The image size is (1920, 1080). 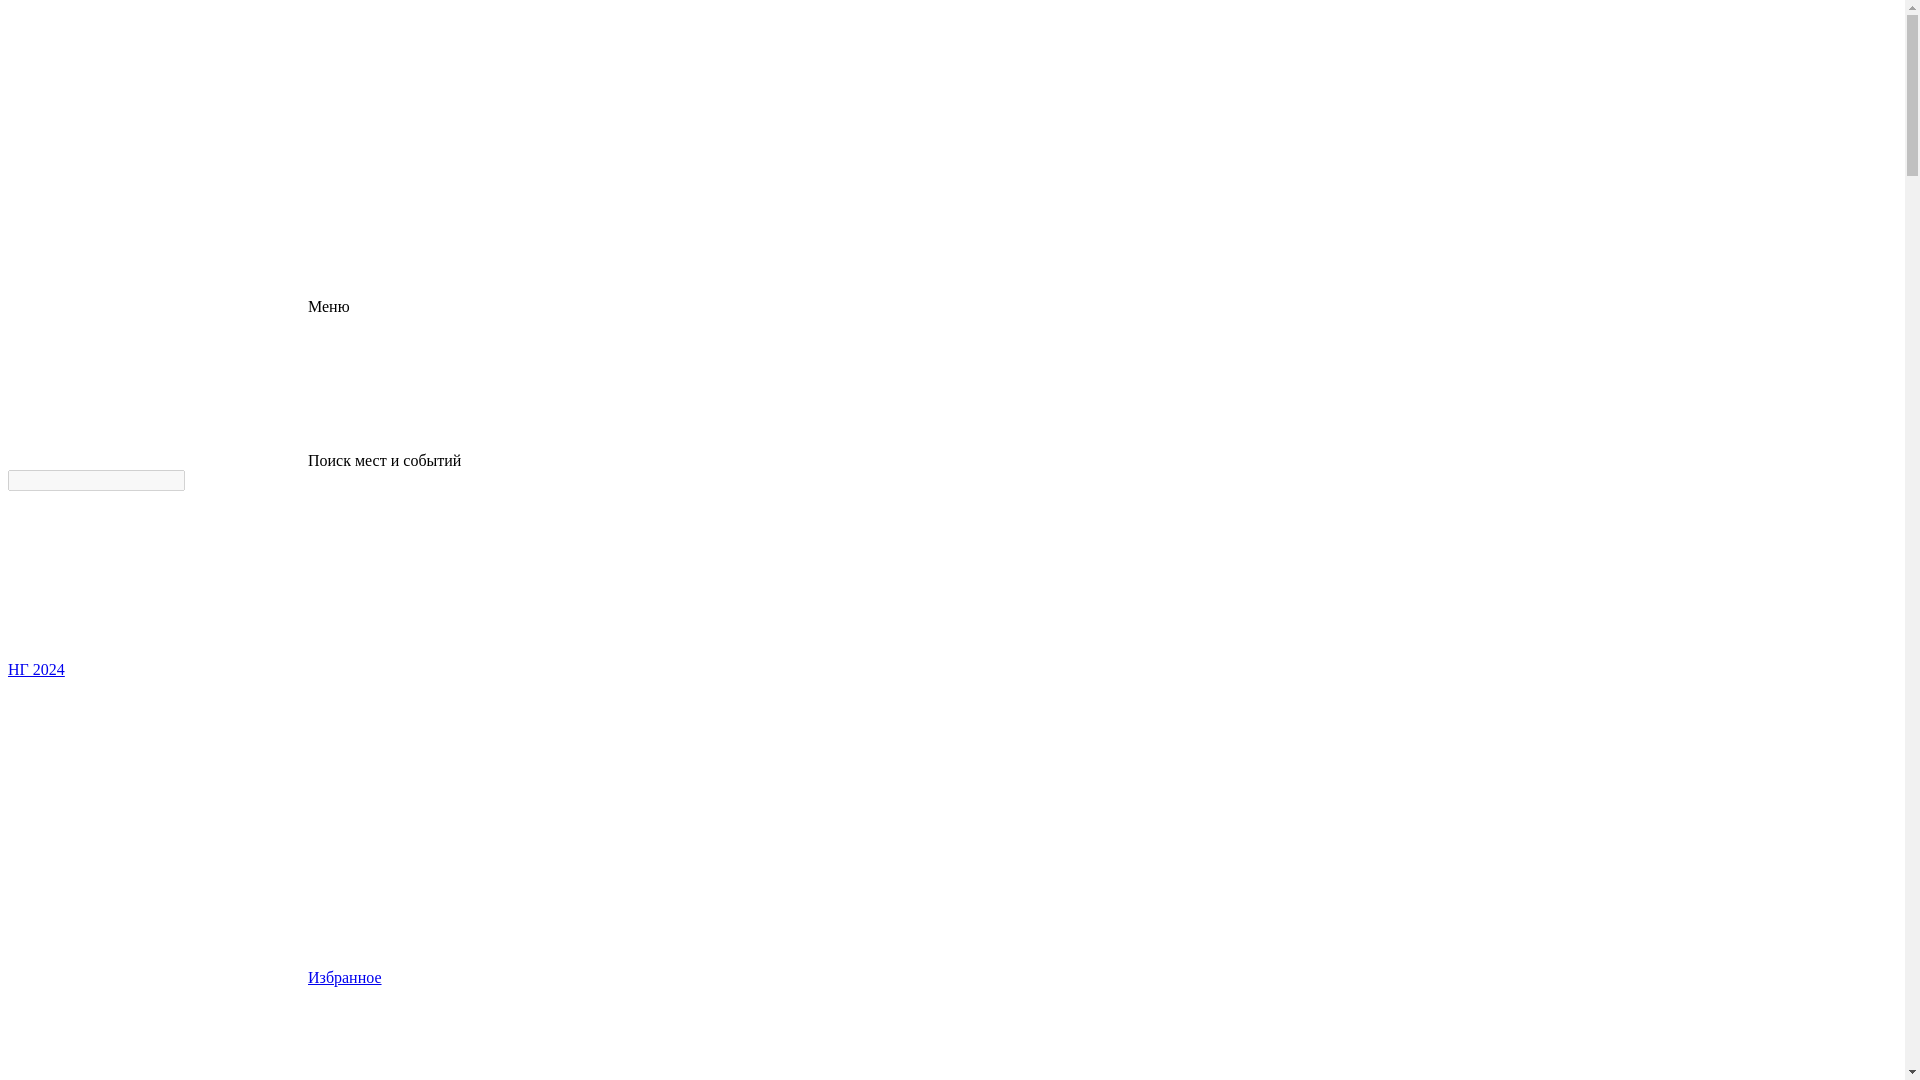 What do you see at coordinates (157, 82) in the screenshot?
I see `'logo'` at bounding box center [157, 82].